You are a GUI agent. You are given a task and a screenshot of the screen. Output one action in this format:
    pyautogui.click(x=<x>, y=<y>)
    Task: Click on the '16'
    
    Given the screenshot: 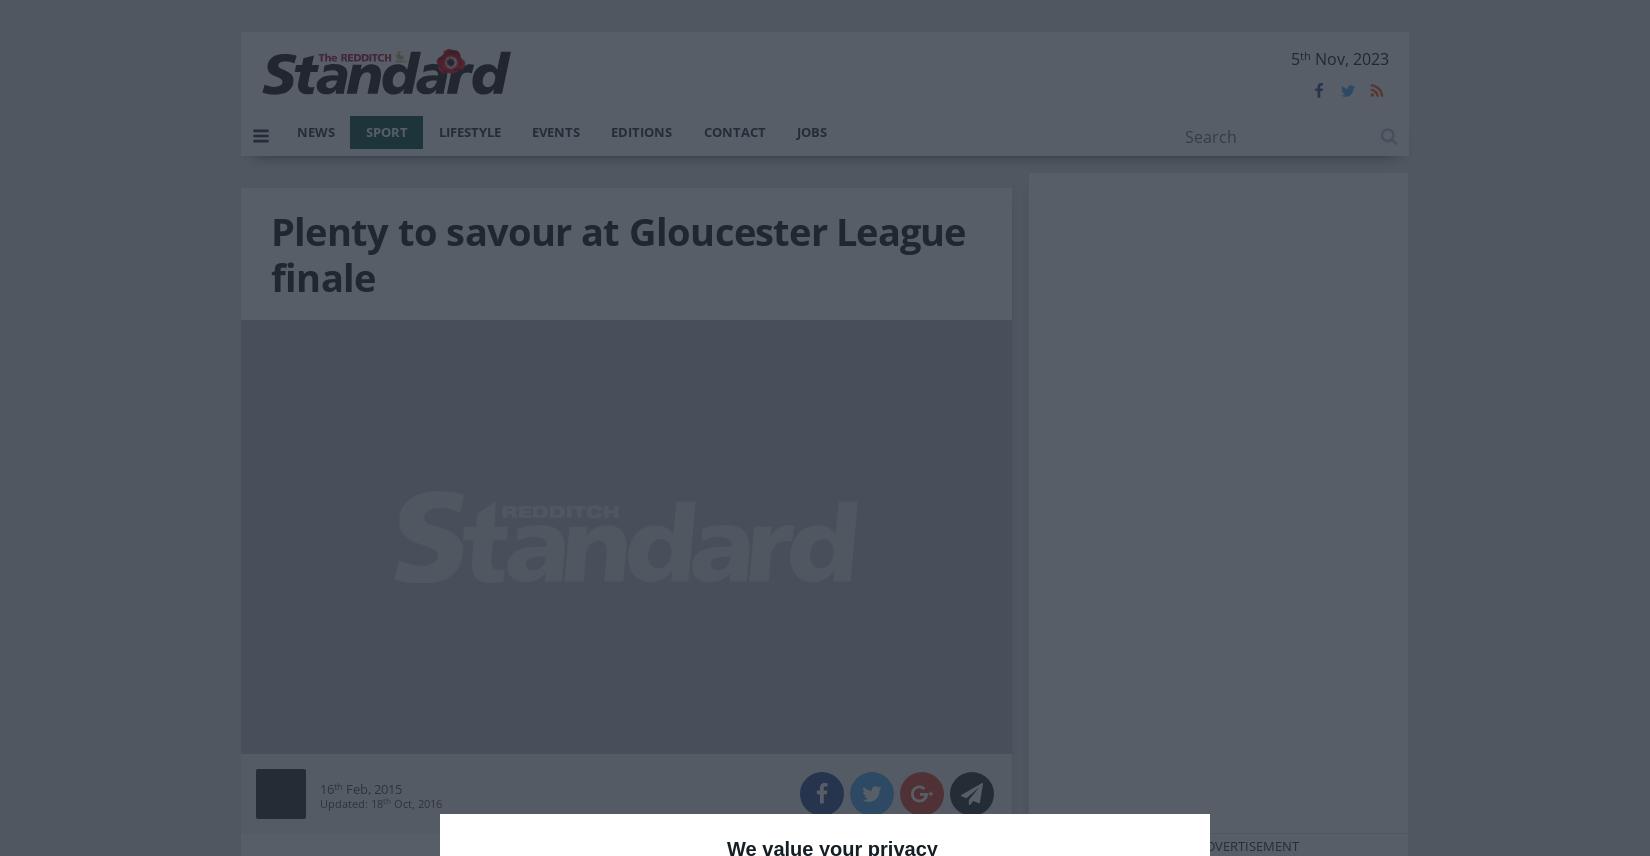 What is the action you would take?
    pyautogui.click(x=326, y=788)
    